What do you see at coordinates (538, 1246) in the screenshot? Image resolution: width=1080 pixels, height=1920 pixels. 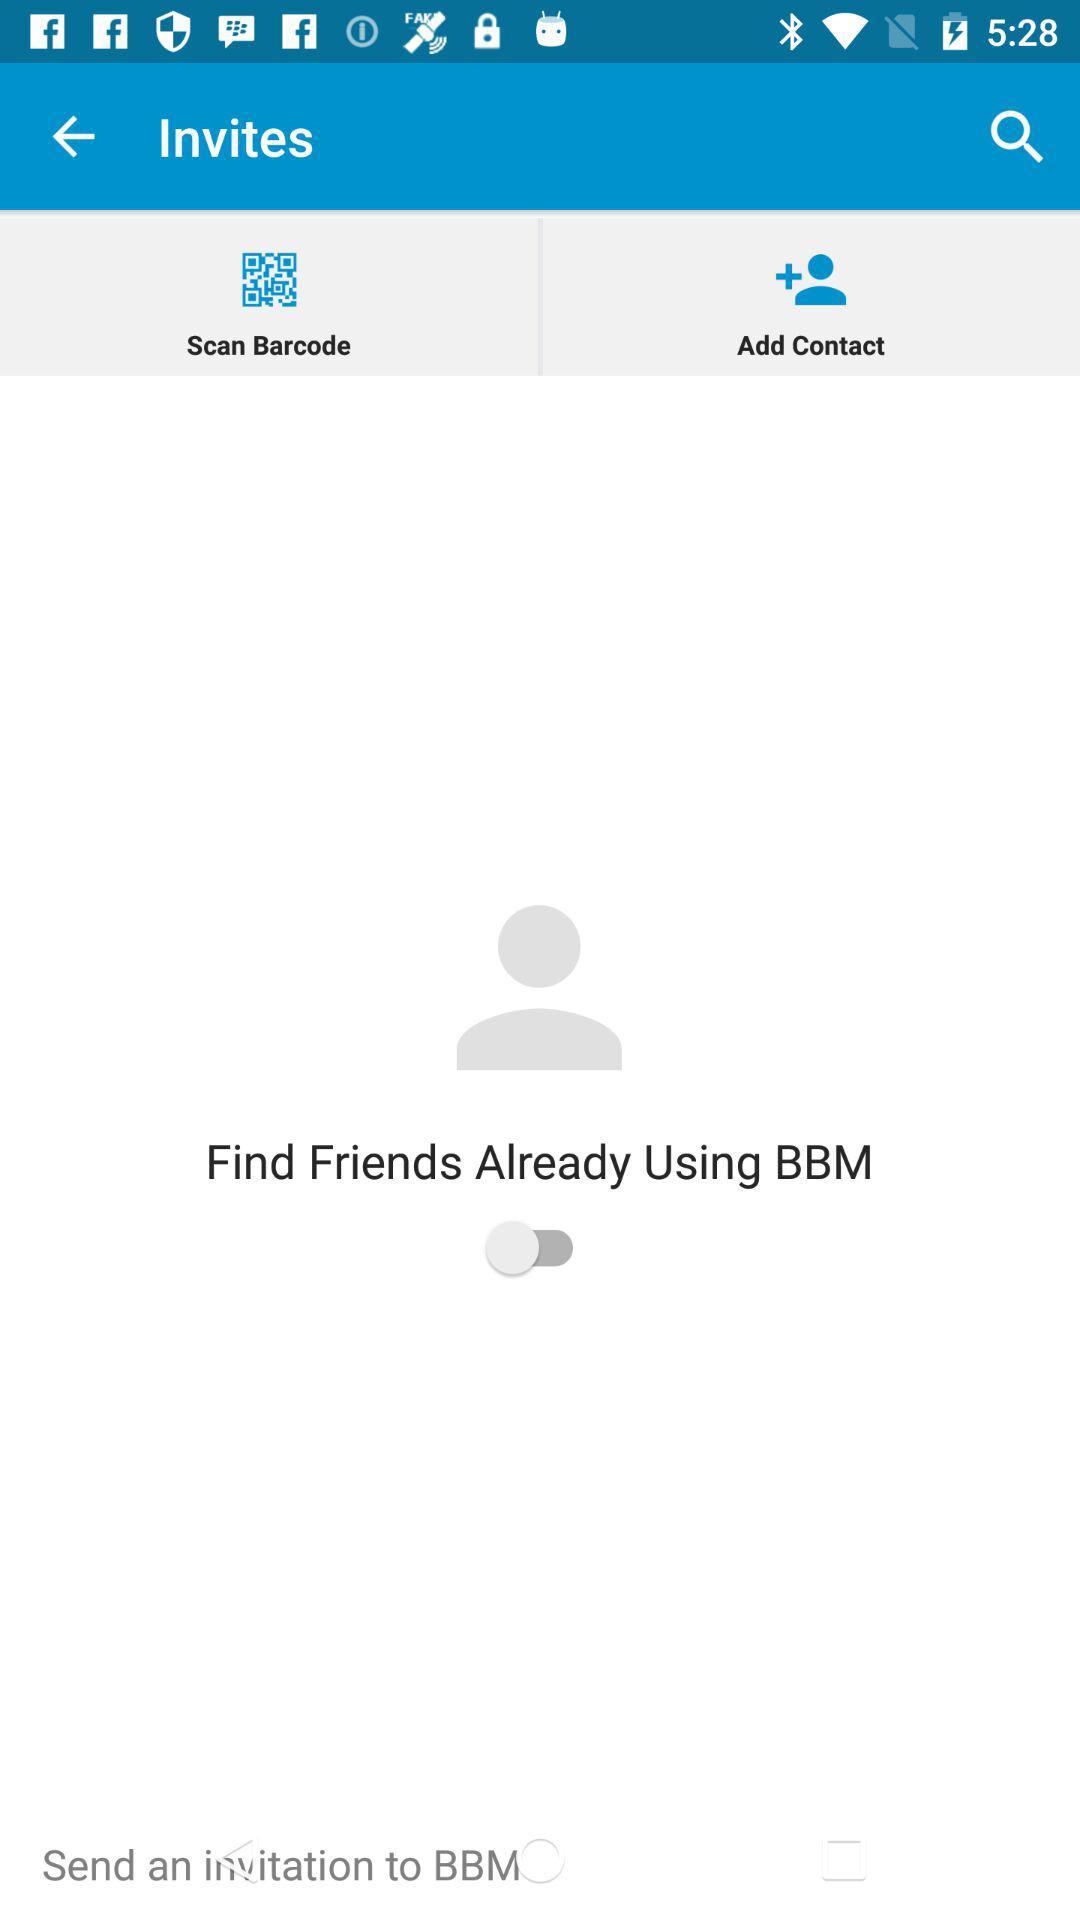 I see `item below the find friends already icon` at bounding box center [538, 1246].